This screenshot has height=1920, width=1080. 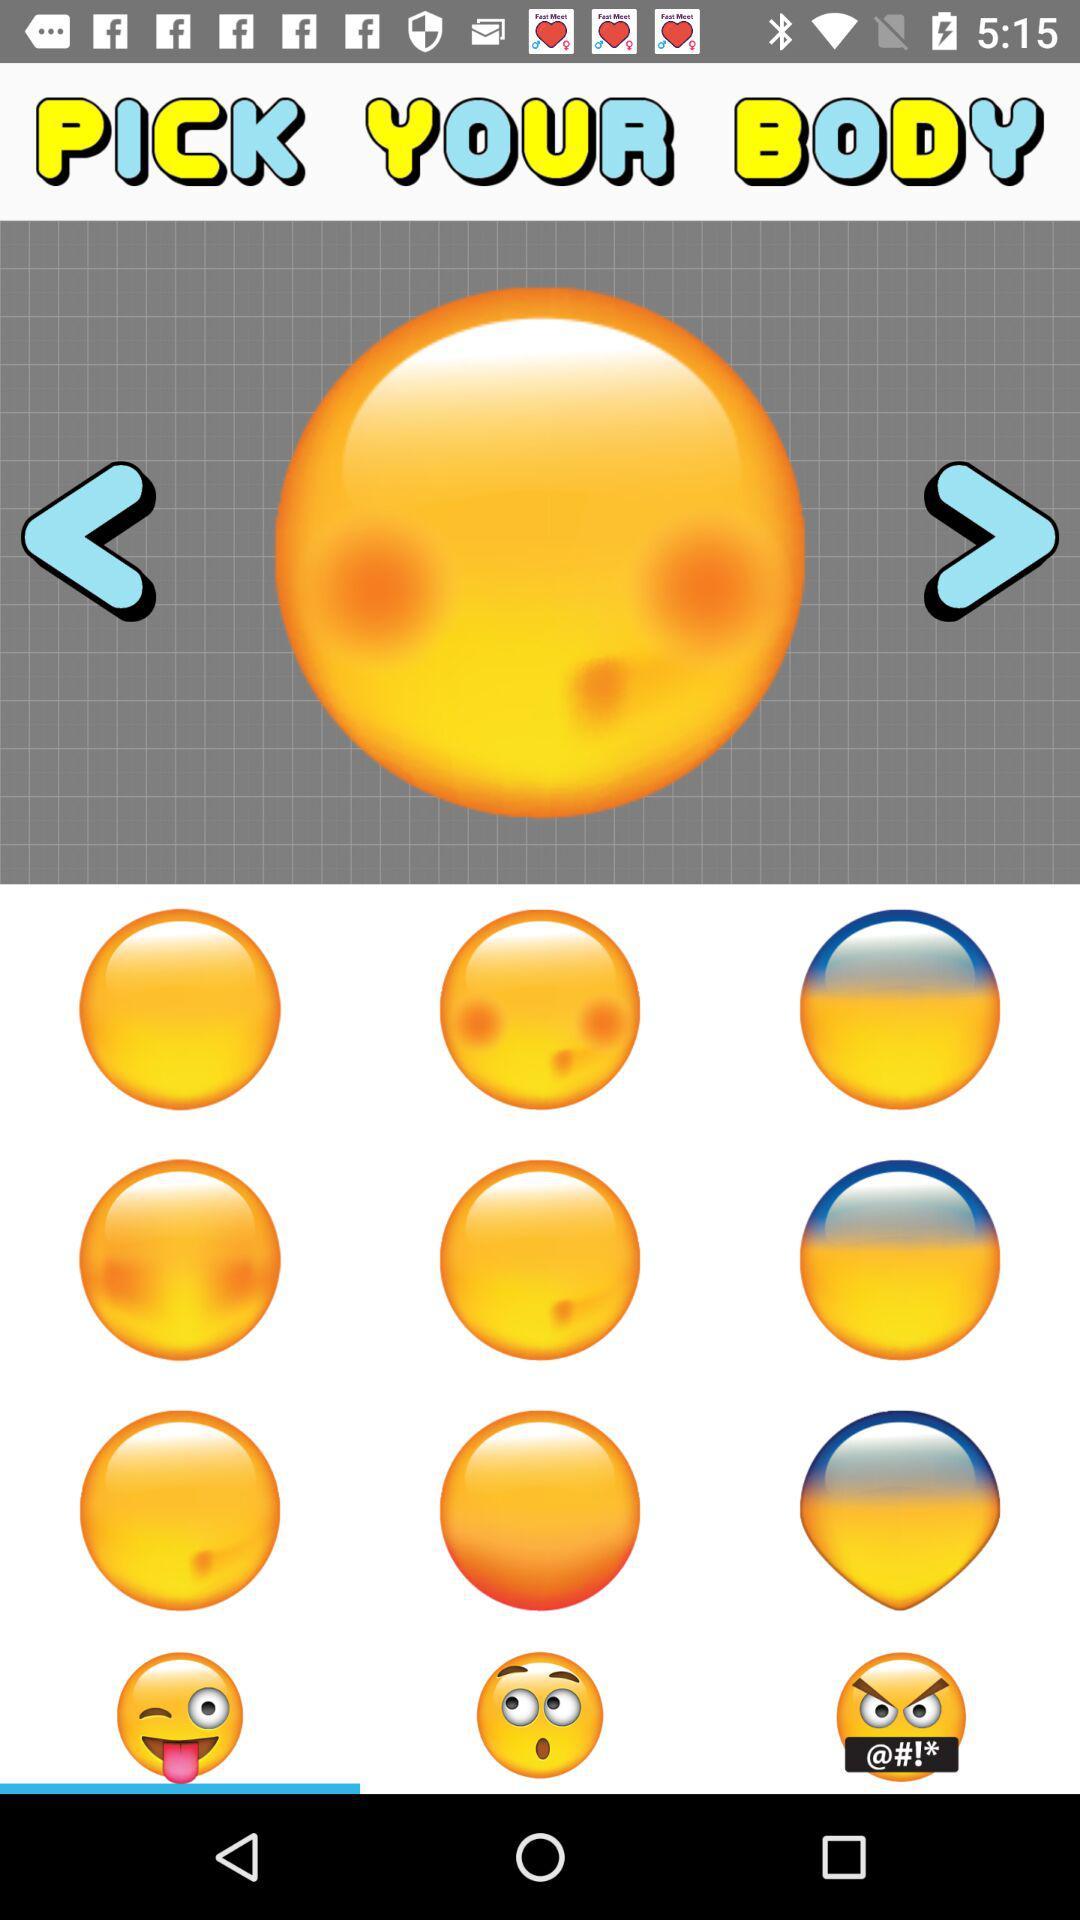 I want to click on element as if you were the app developer, so click(x=898, y=1009).